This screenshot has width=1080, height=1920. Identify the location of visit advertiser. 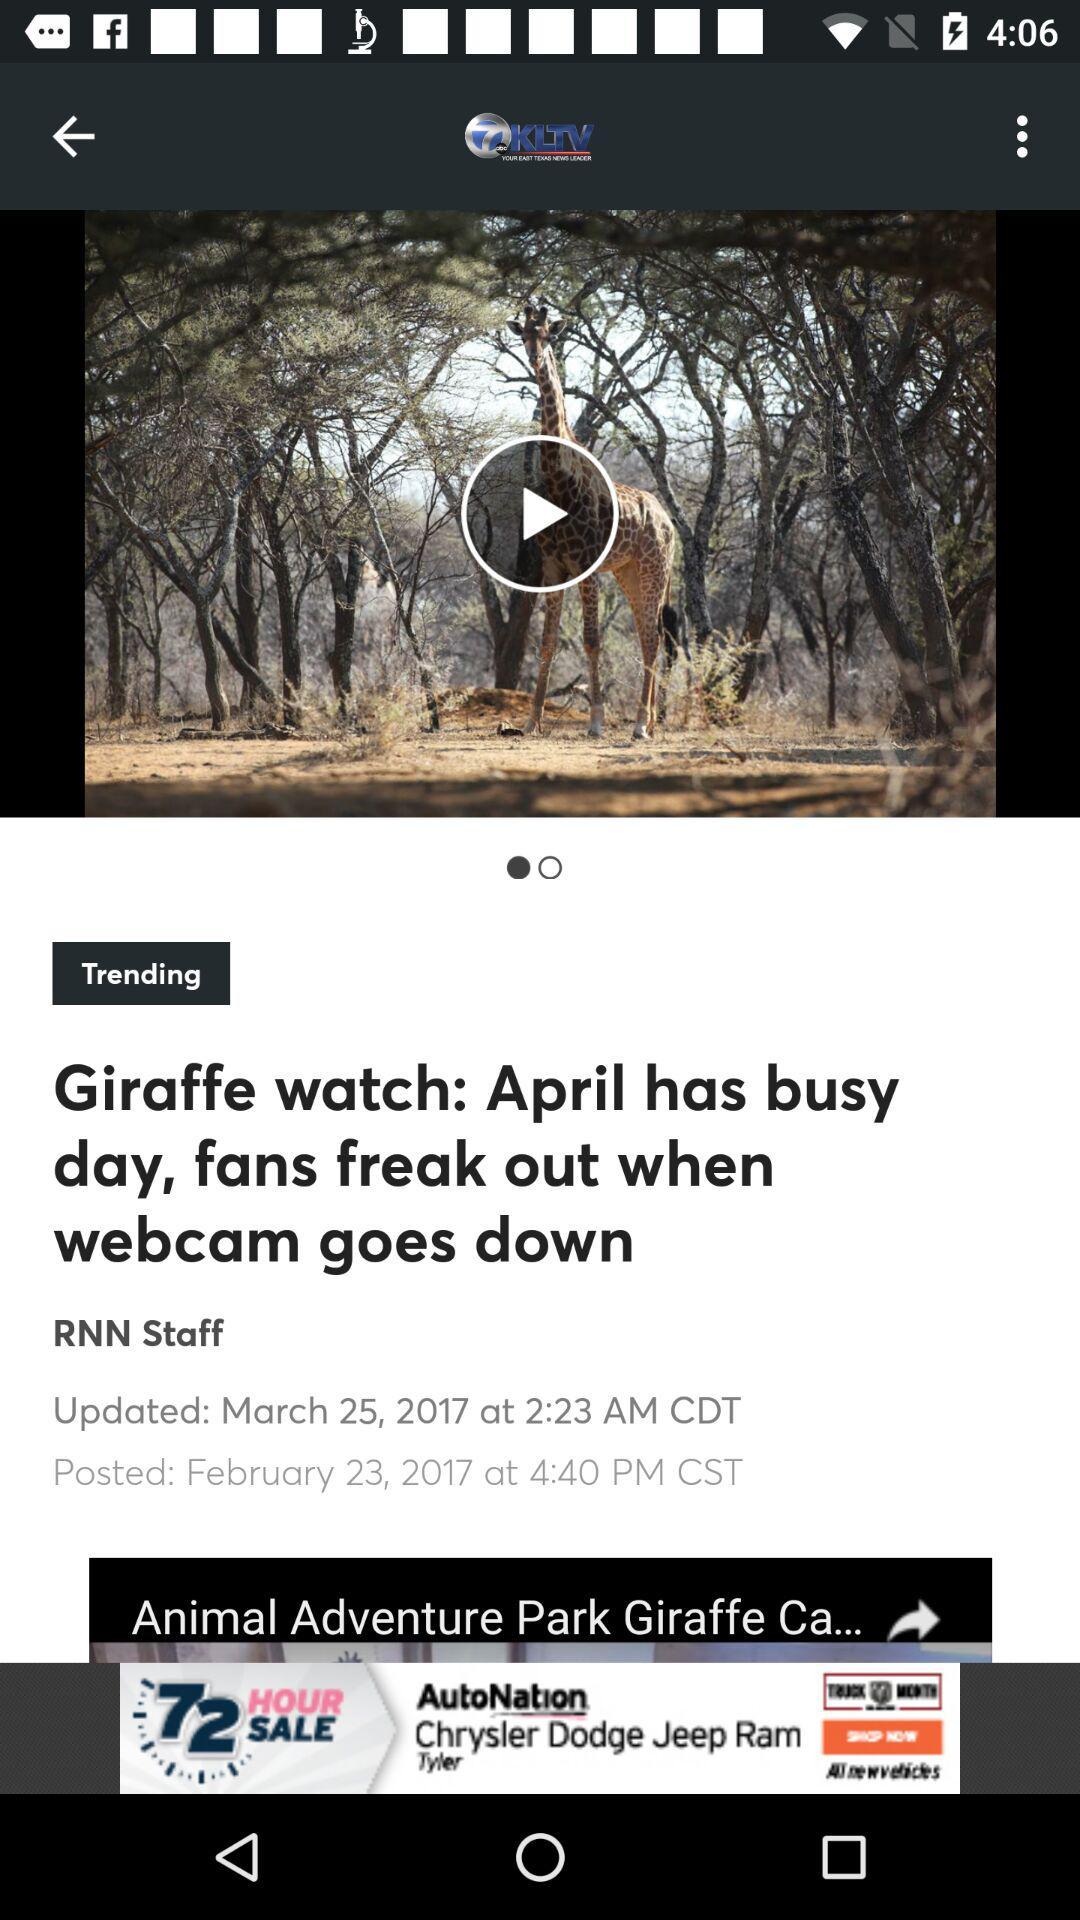
(540, 1727).